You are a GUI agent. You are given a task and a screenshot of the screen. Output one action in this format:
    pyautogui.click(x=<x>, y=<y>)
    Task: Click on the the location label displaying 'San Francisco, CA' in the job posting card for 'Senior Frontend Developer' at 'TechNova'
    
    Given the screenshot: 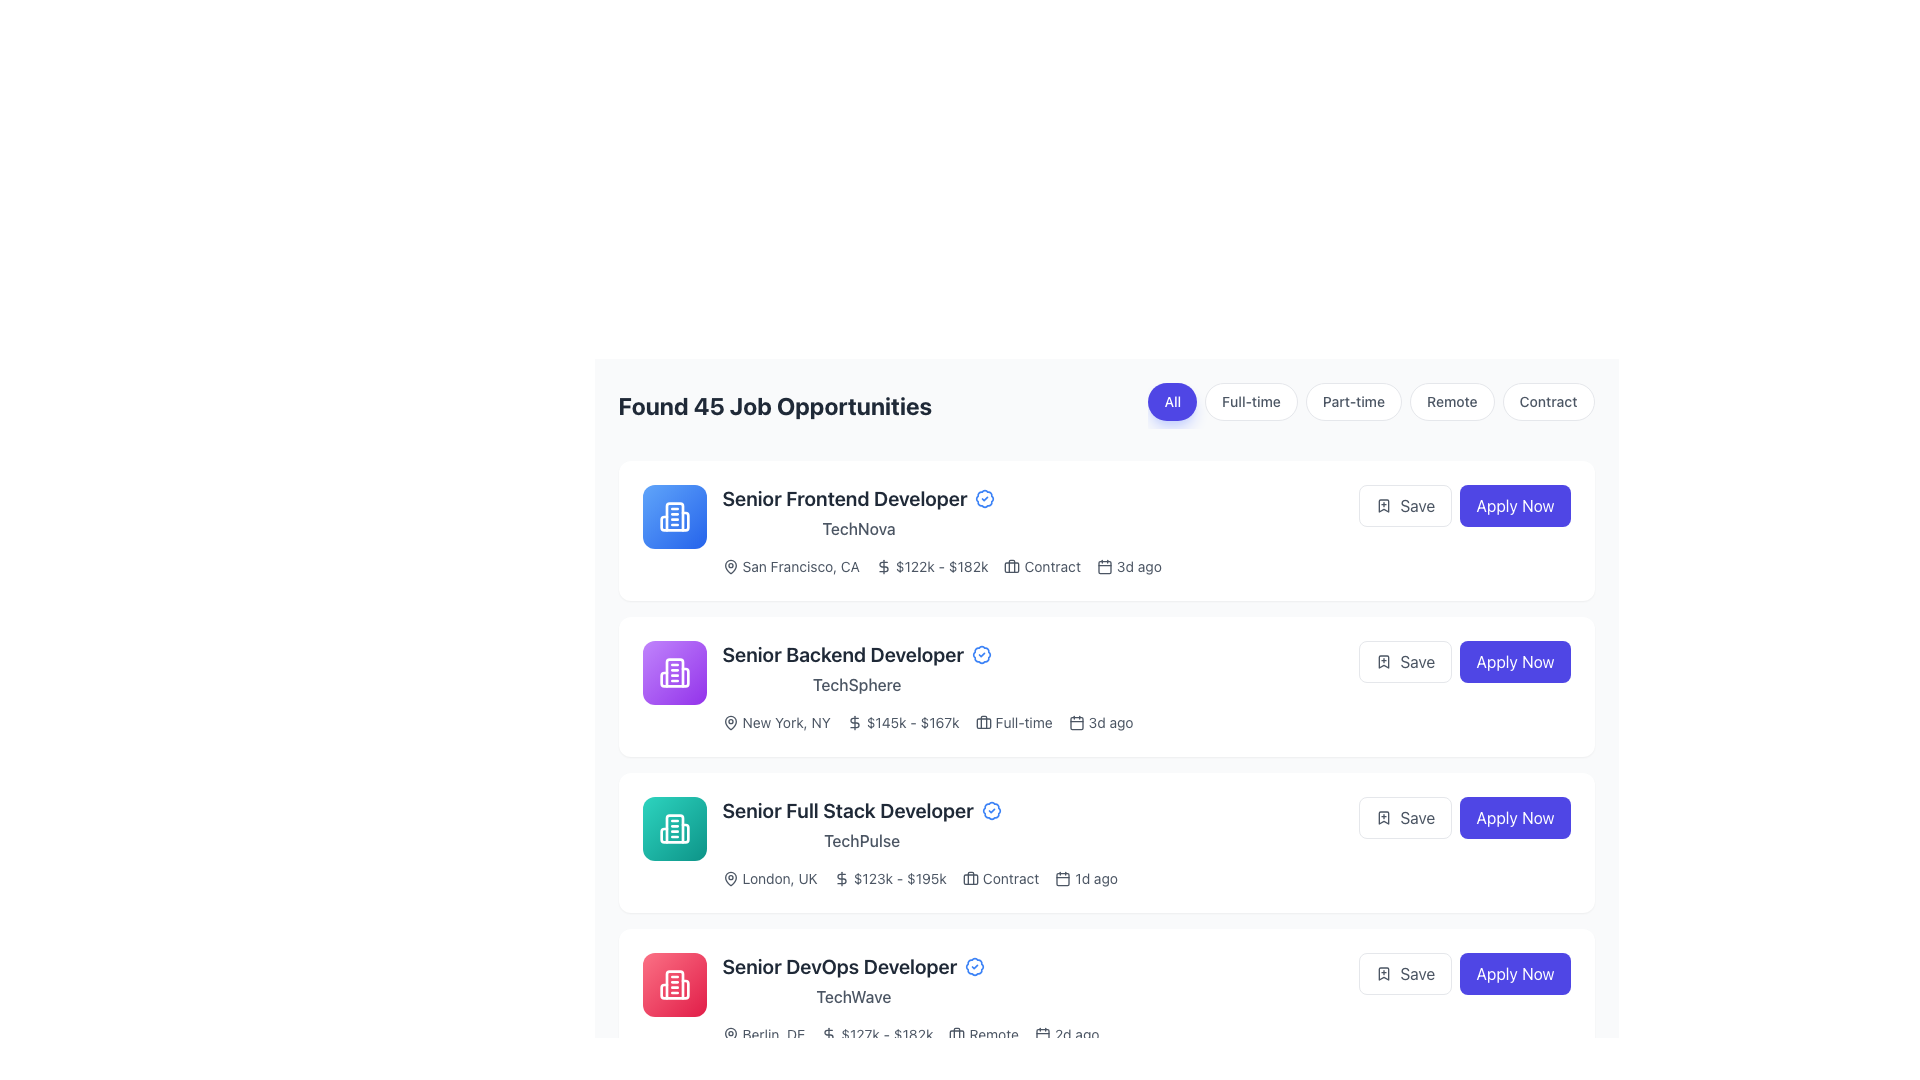 What is the action you would take?
    pyautogui.click(x=790, y=567)
    